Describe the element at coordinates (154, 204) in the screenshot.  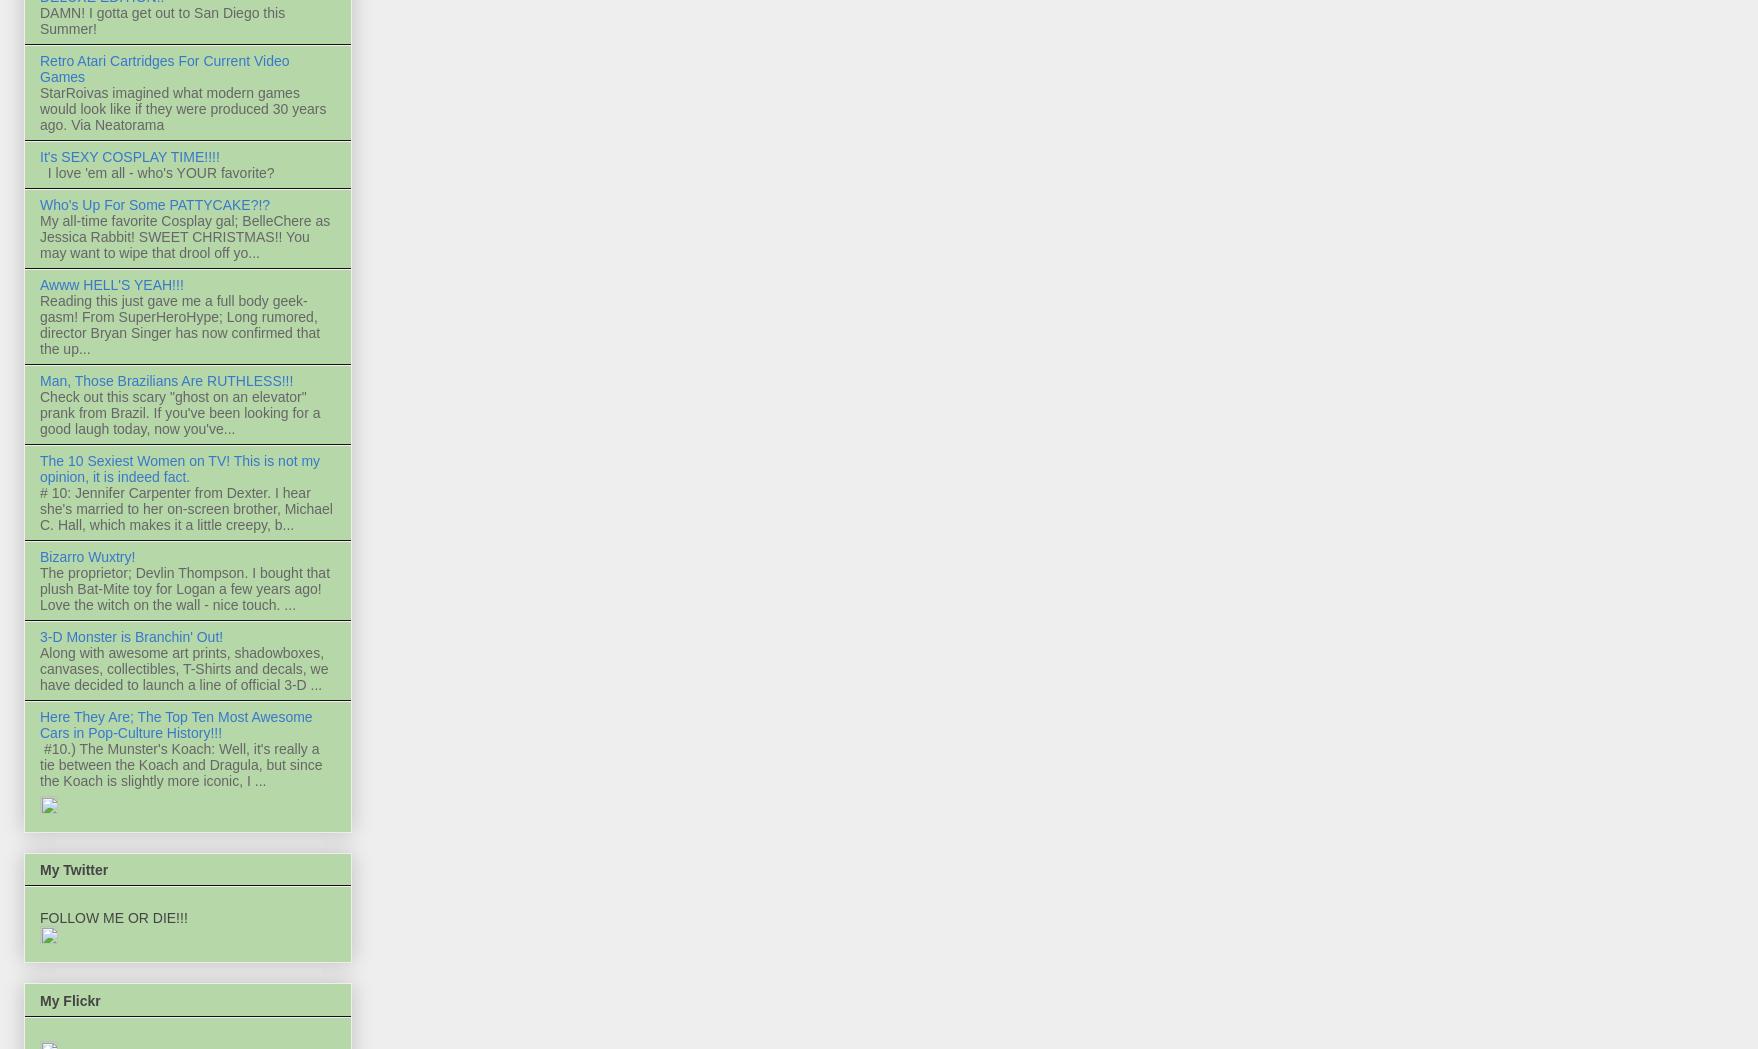
I see `'Who's Up For Some PATTYCAKE?!?'` at that location.